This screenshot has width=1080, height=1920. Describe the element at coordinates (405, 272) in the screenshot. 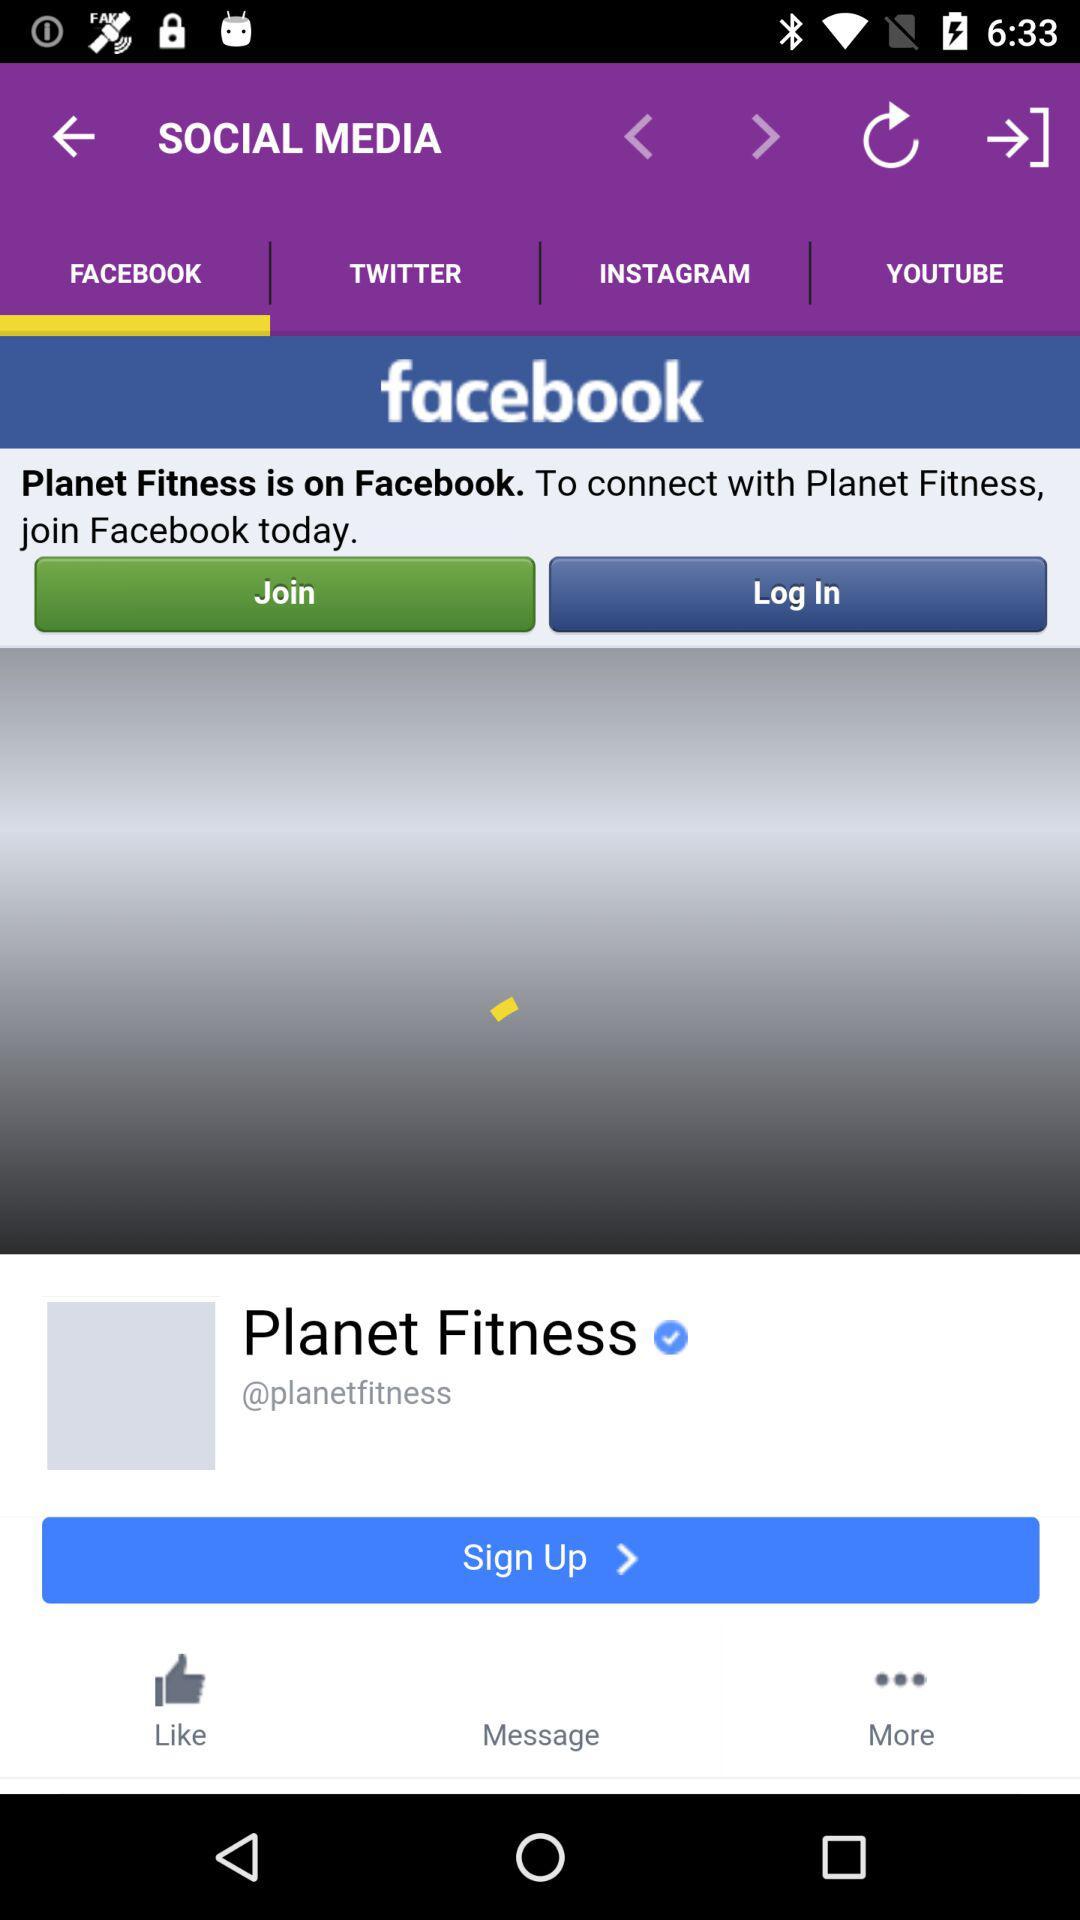

I see `twitter` at that location.